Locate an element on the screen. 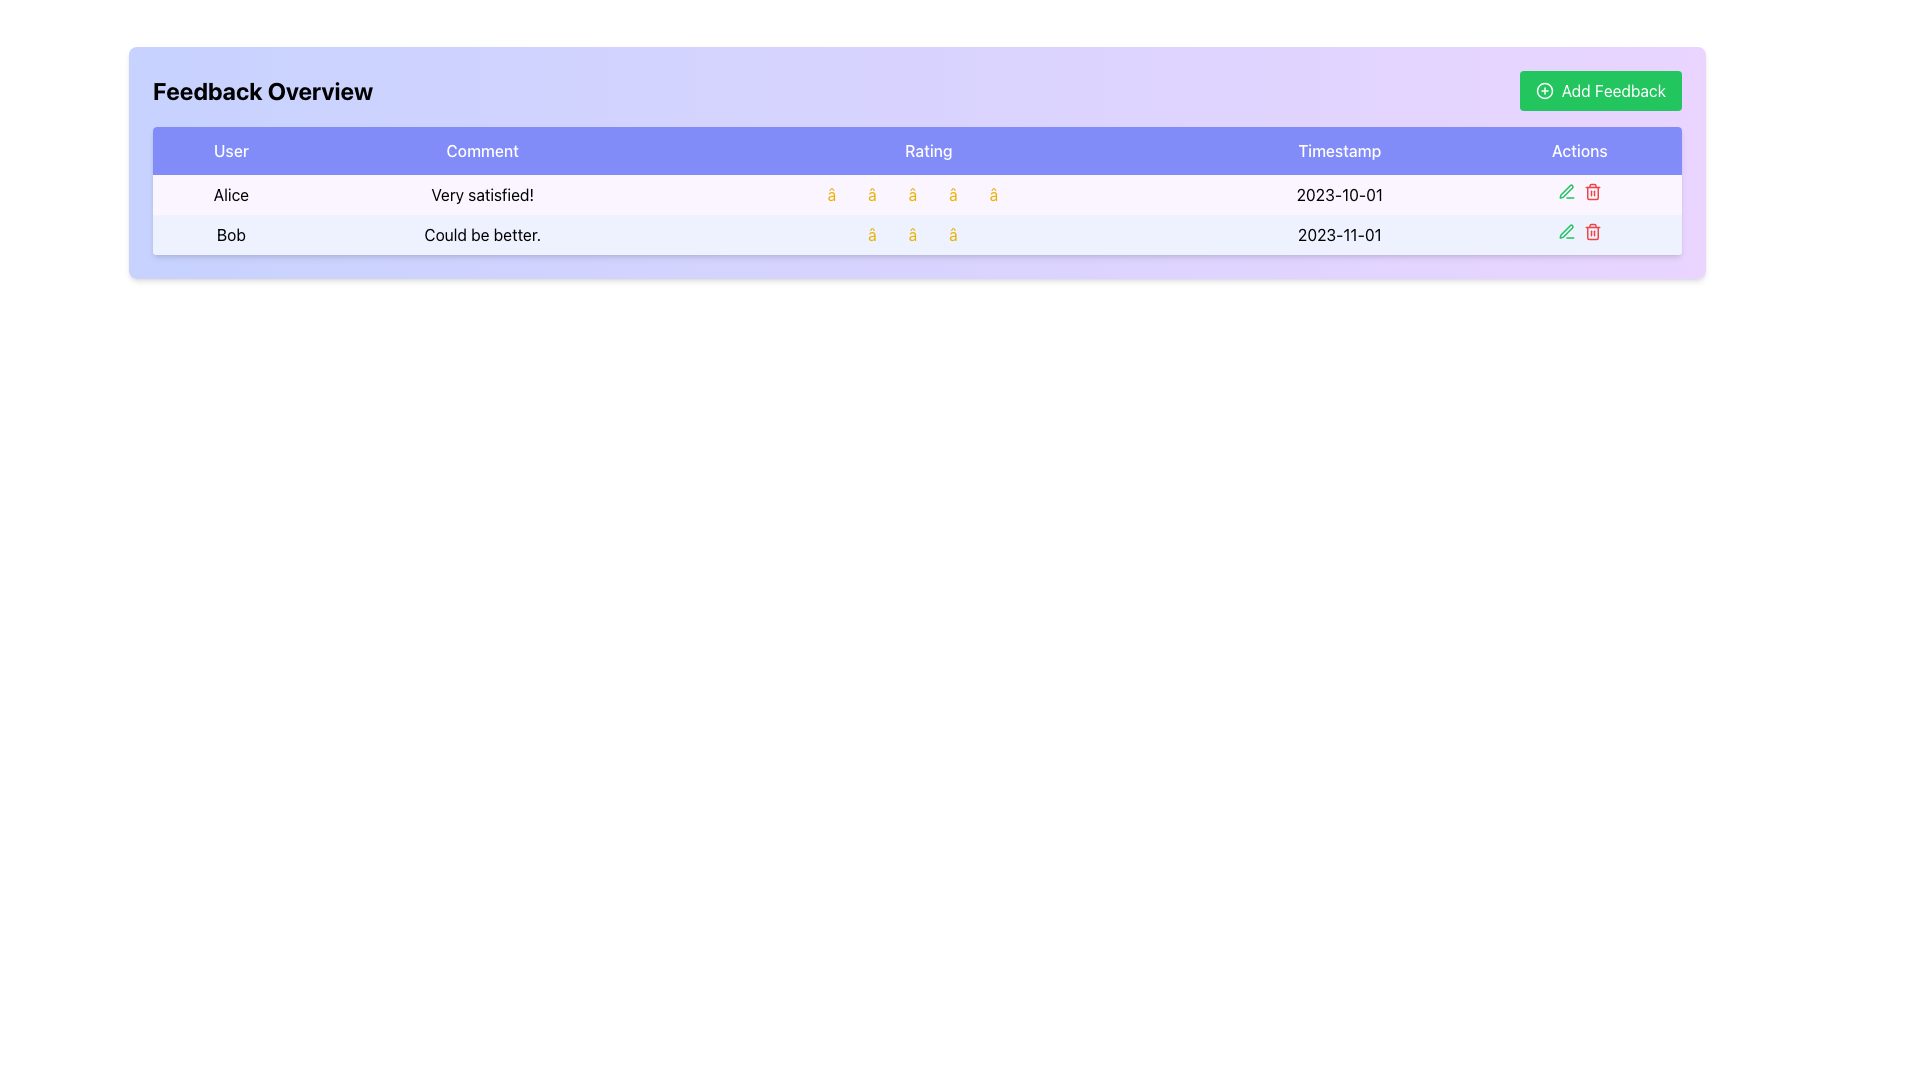 Image resolution: width=1920 pixels, height=1080 pixels. the delete icon in the 'Actions' column of the 'Feedback Overview' section associated with the second row for feedback by 'Bob' is located at coordinates (1591, 232).